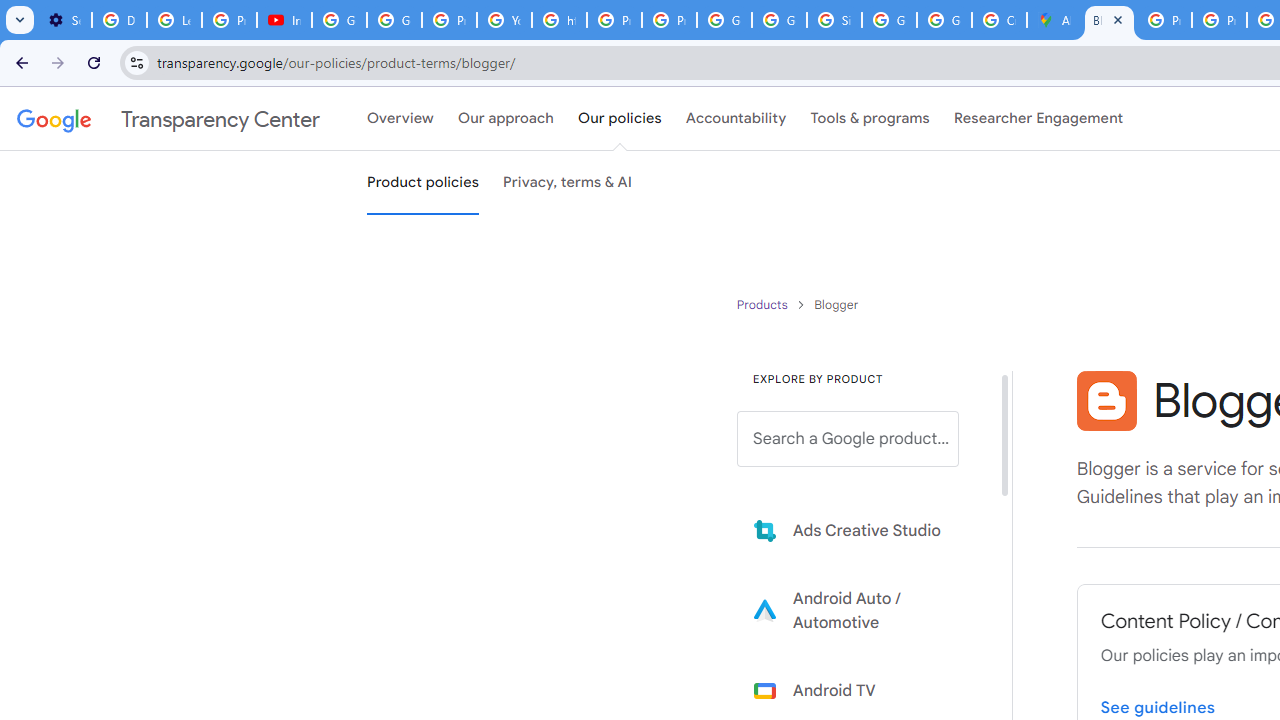 The height and width of the screenshot is (720, 1280). I want to click on 'Our approach', so click(506, 119).